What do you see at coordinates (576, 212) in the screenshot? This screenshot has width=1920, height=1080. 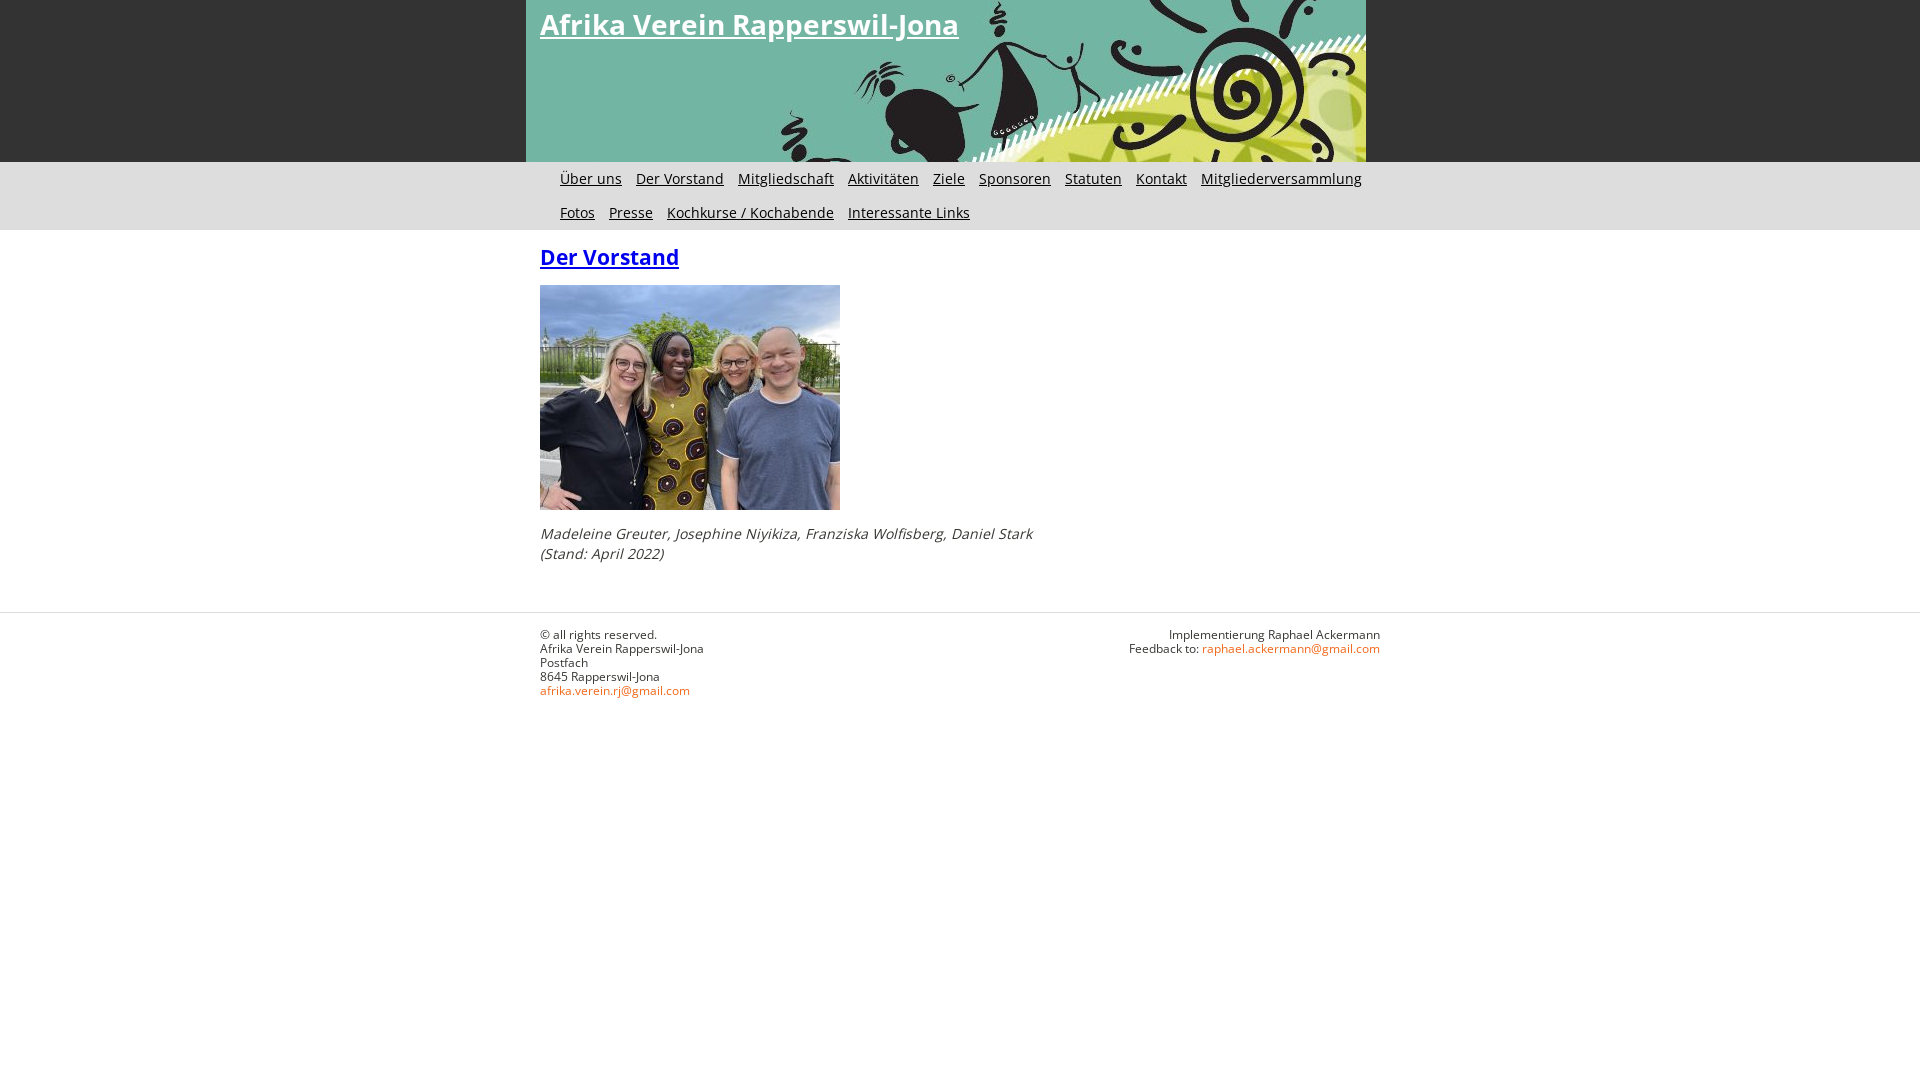 I see `'Fotos'` at bounding box center [576, 212].